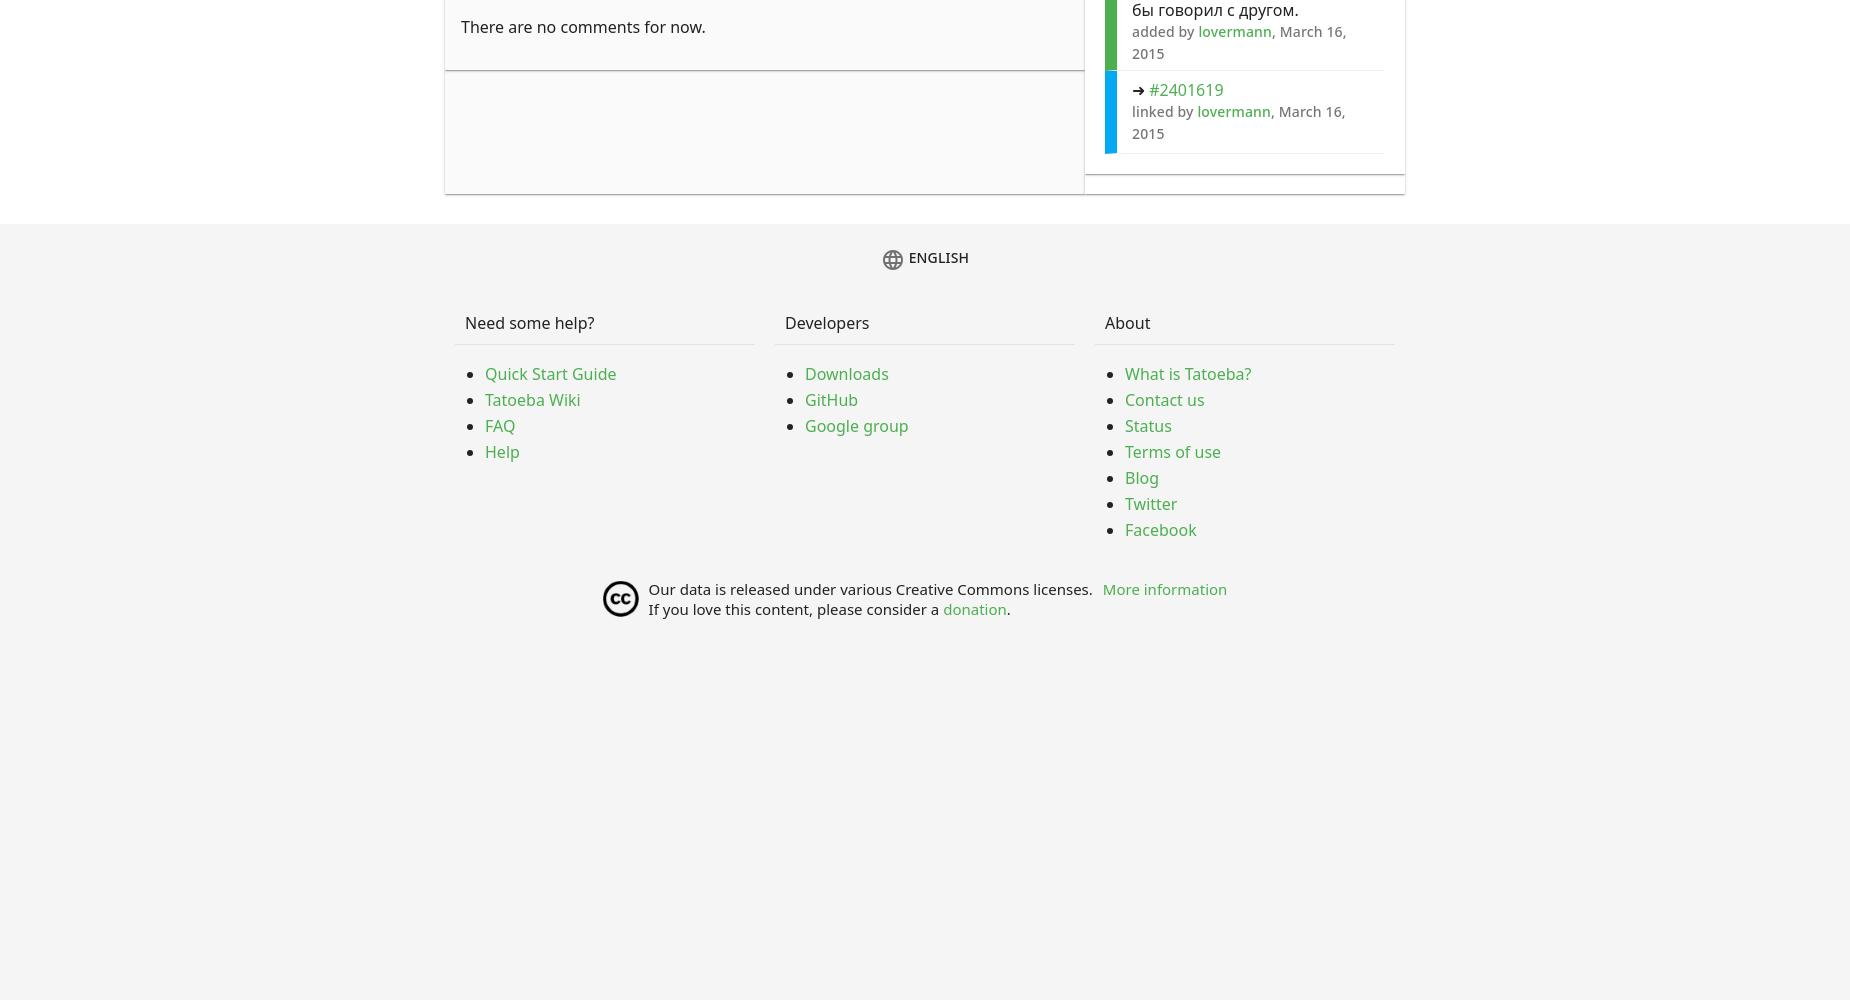  I want to click on 'If you love this content, please consider a', so click(795, 608).